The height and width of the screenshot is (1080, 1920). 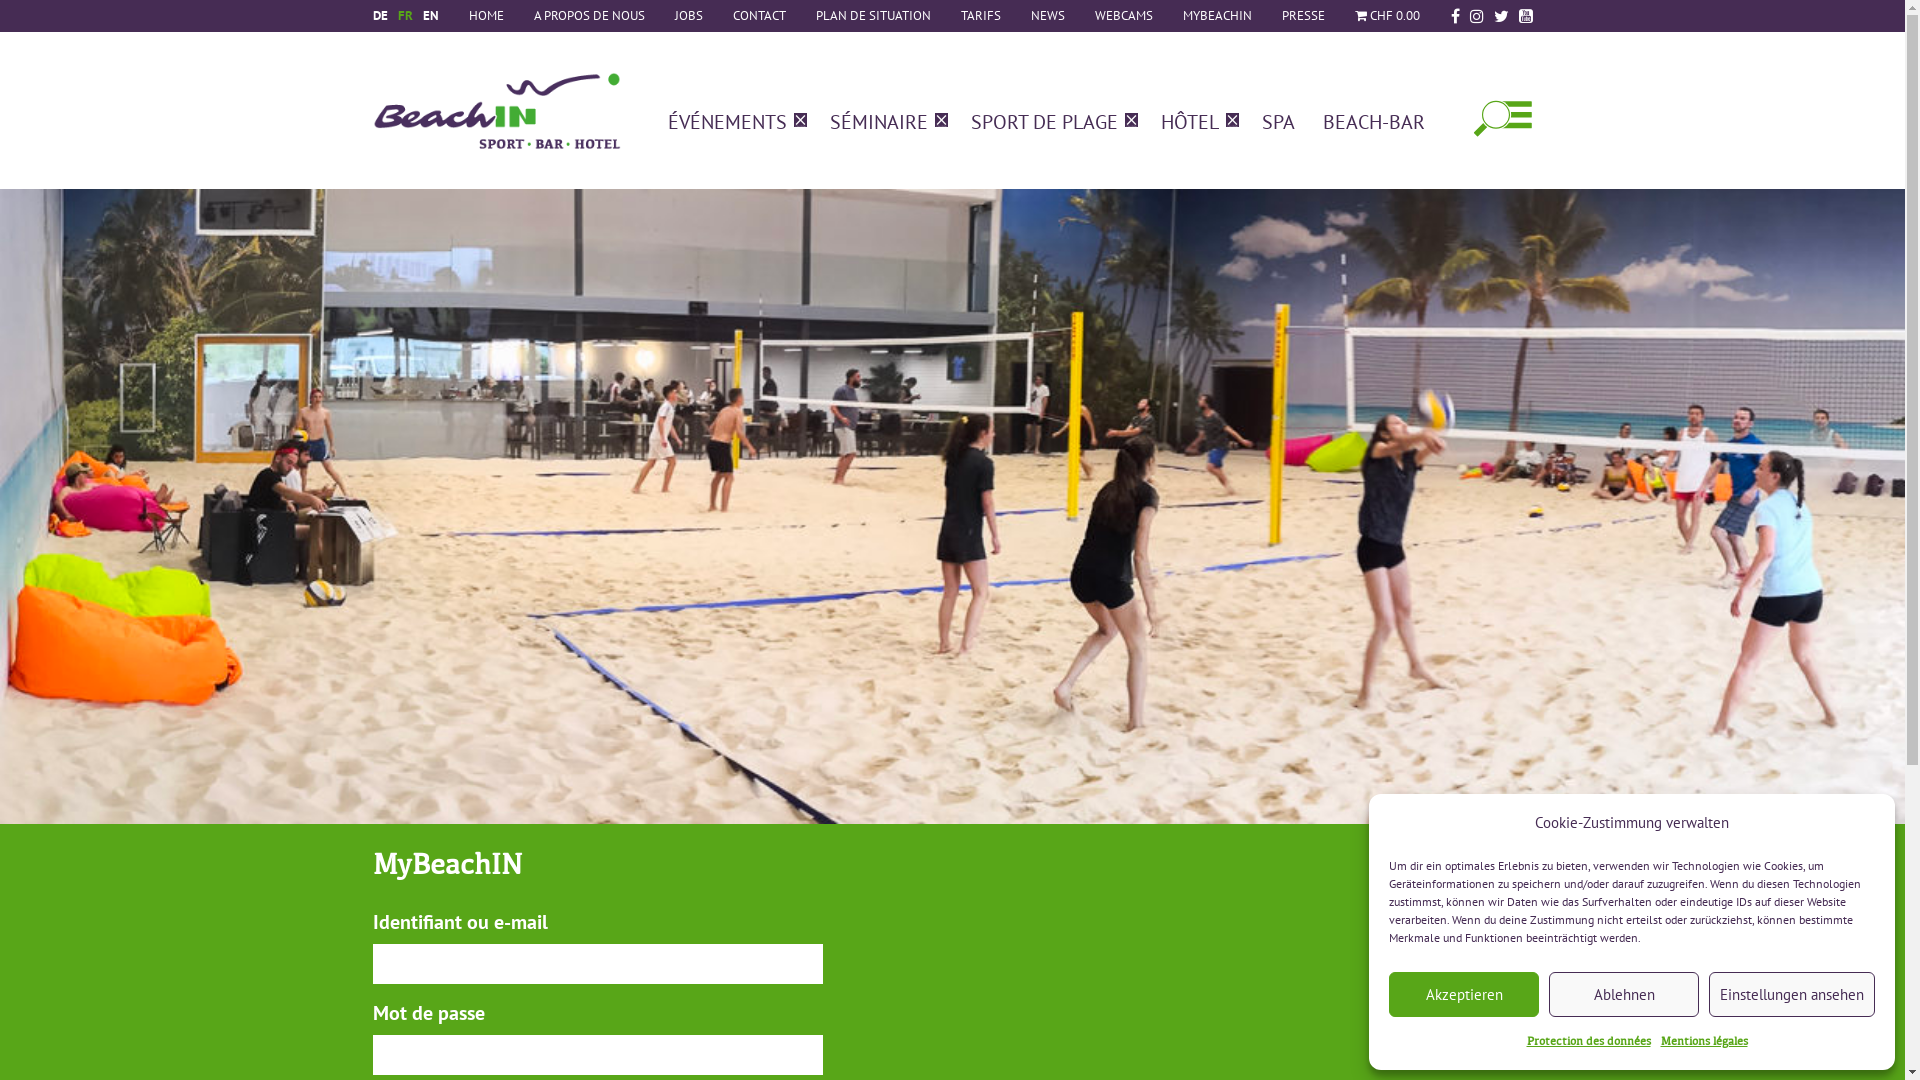 What do you see at coordinates (1791, 994) in the screenshot?
I see `'Einstellungen ansehen'` at bounding box center [1791, 994].